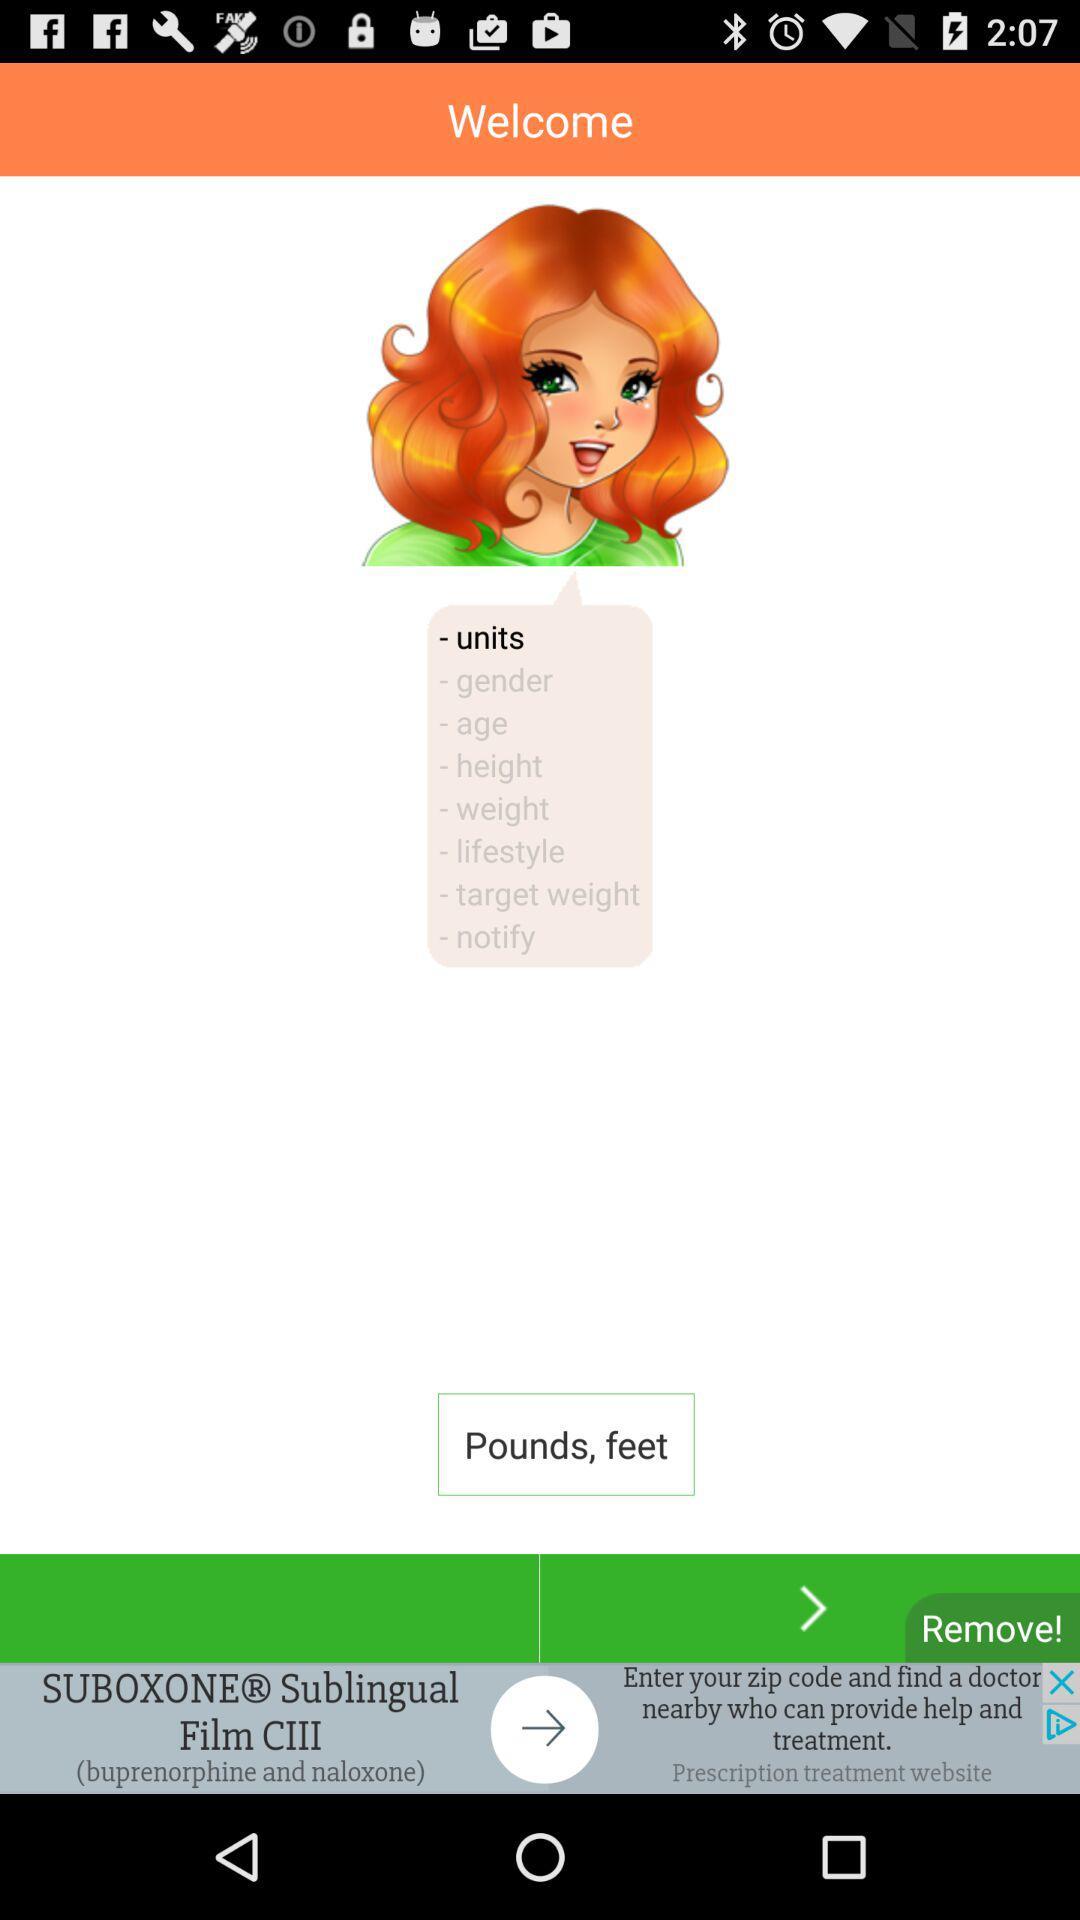 The height and width of the screenshot is (1920, 1080). I want to click on see advertisement, so click(540, 1727).